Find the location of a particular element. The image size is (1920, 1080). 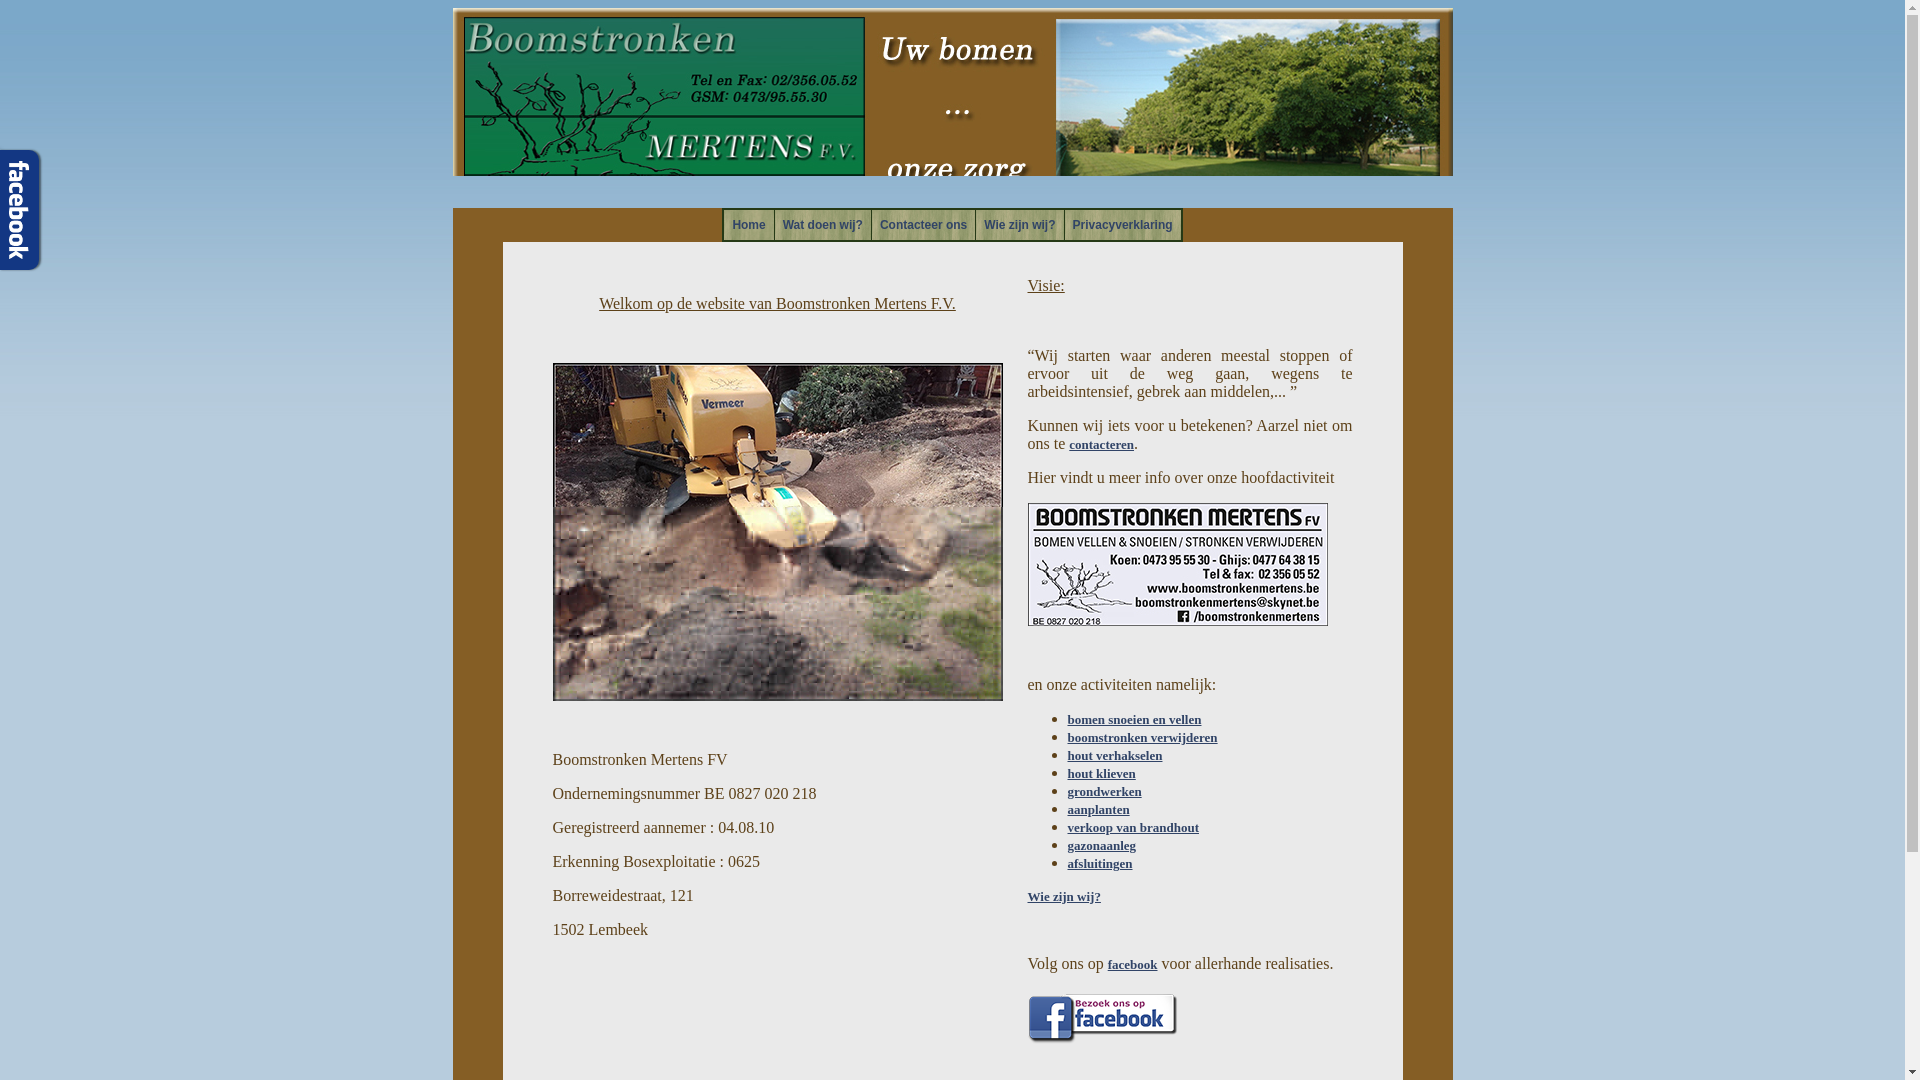

'Wat doen wij?' is located at coordinates (822, 224).